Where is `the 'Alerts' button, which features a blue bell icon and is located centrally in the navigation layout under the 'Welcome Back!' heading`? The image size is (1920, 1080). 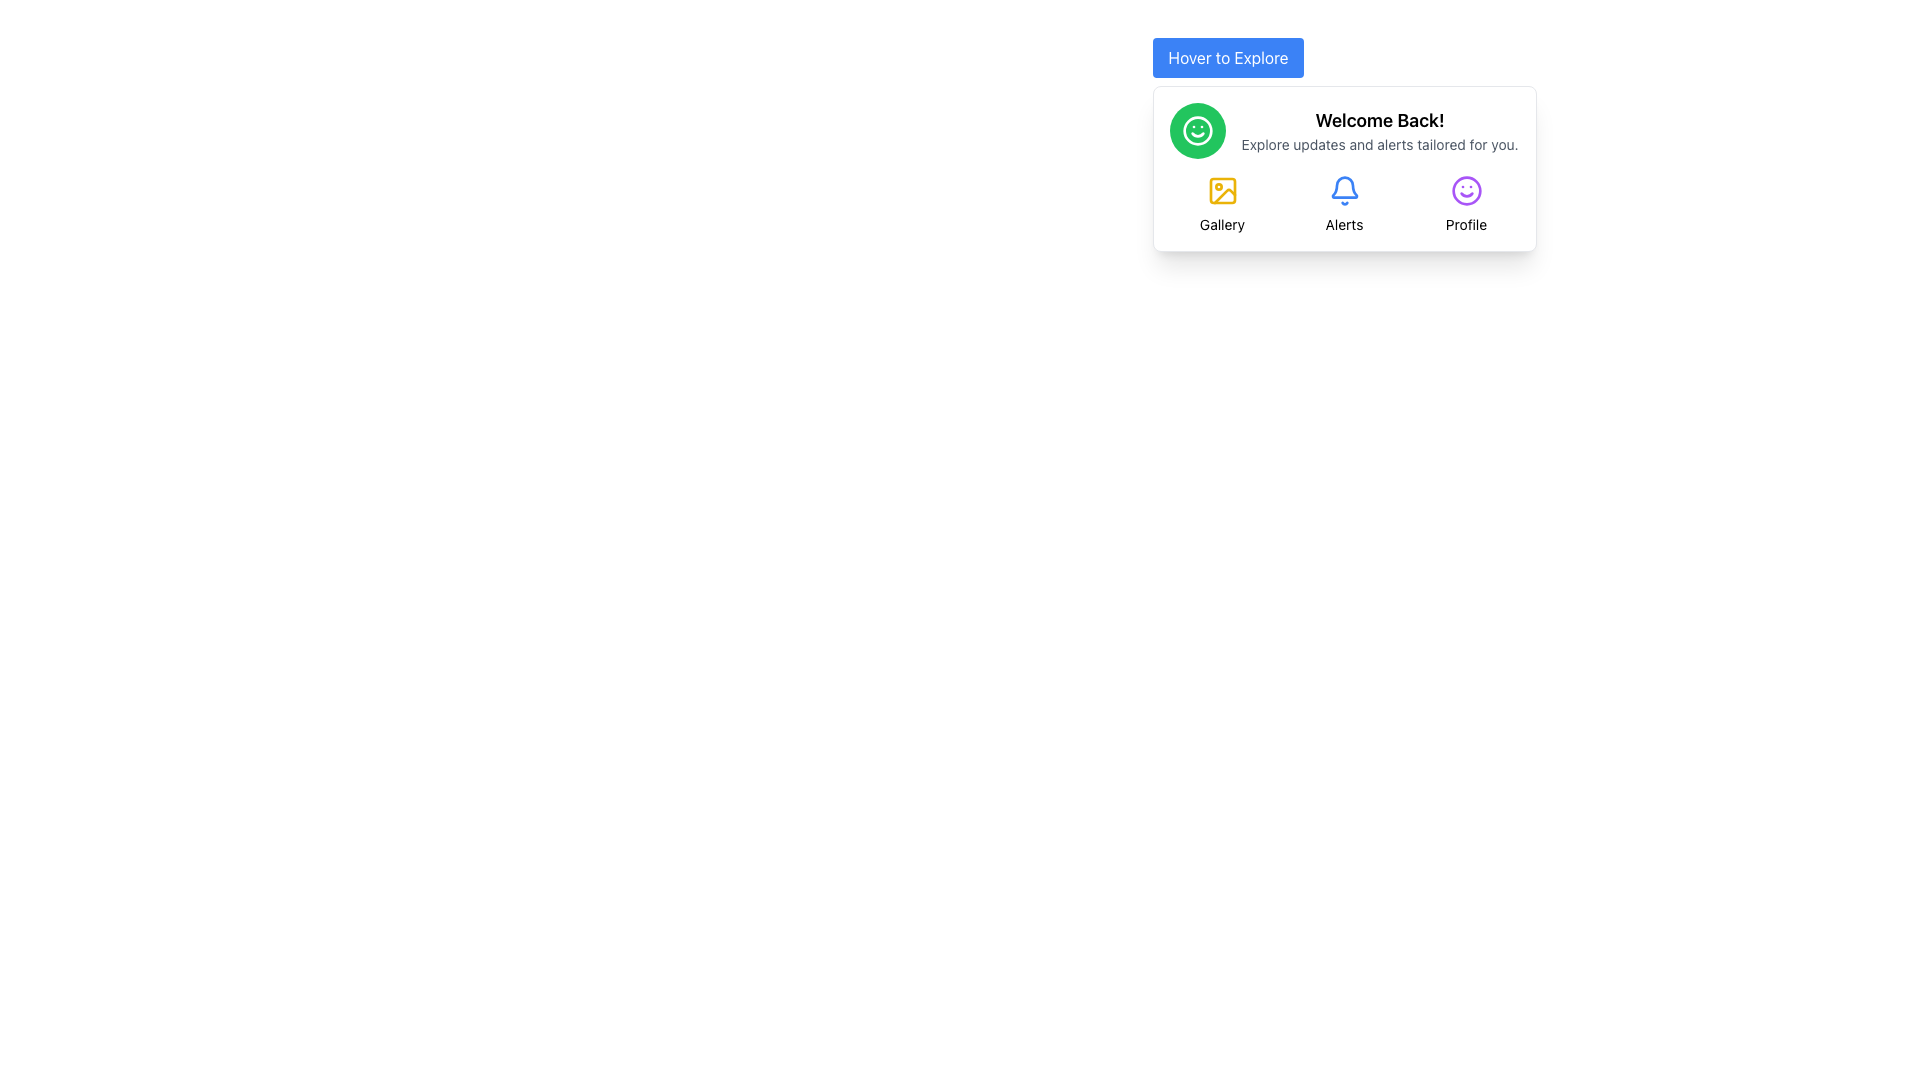
the 'Alerts' button, which features a blue bell icon and is located centrally in the navigation layout under the 'Welcome Back!' heading is located at coordinates (1344, 204).